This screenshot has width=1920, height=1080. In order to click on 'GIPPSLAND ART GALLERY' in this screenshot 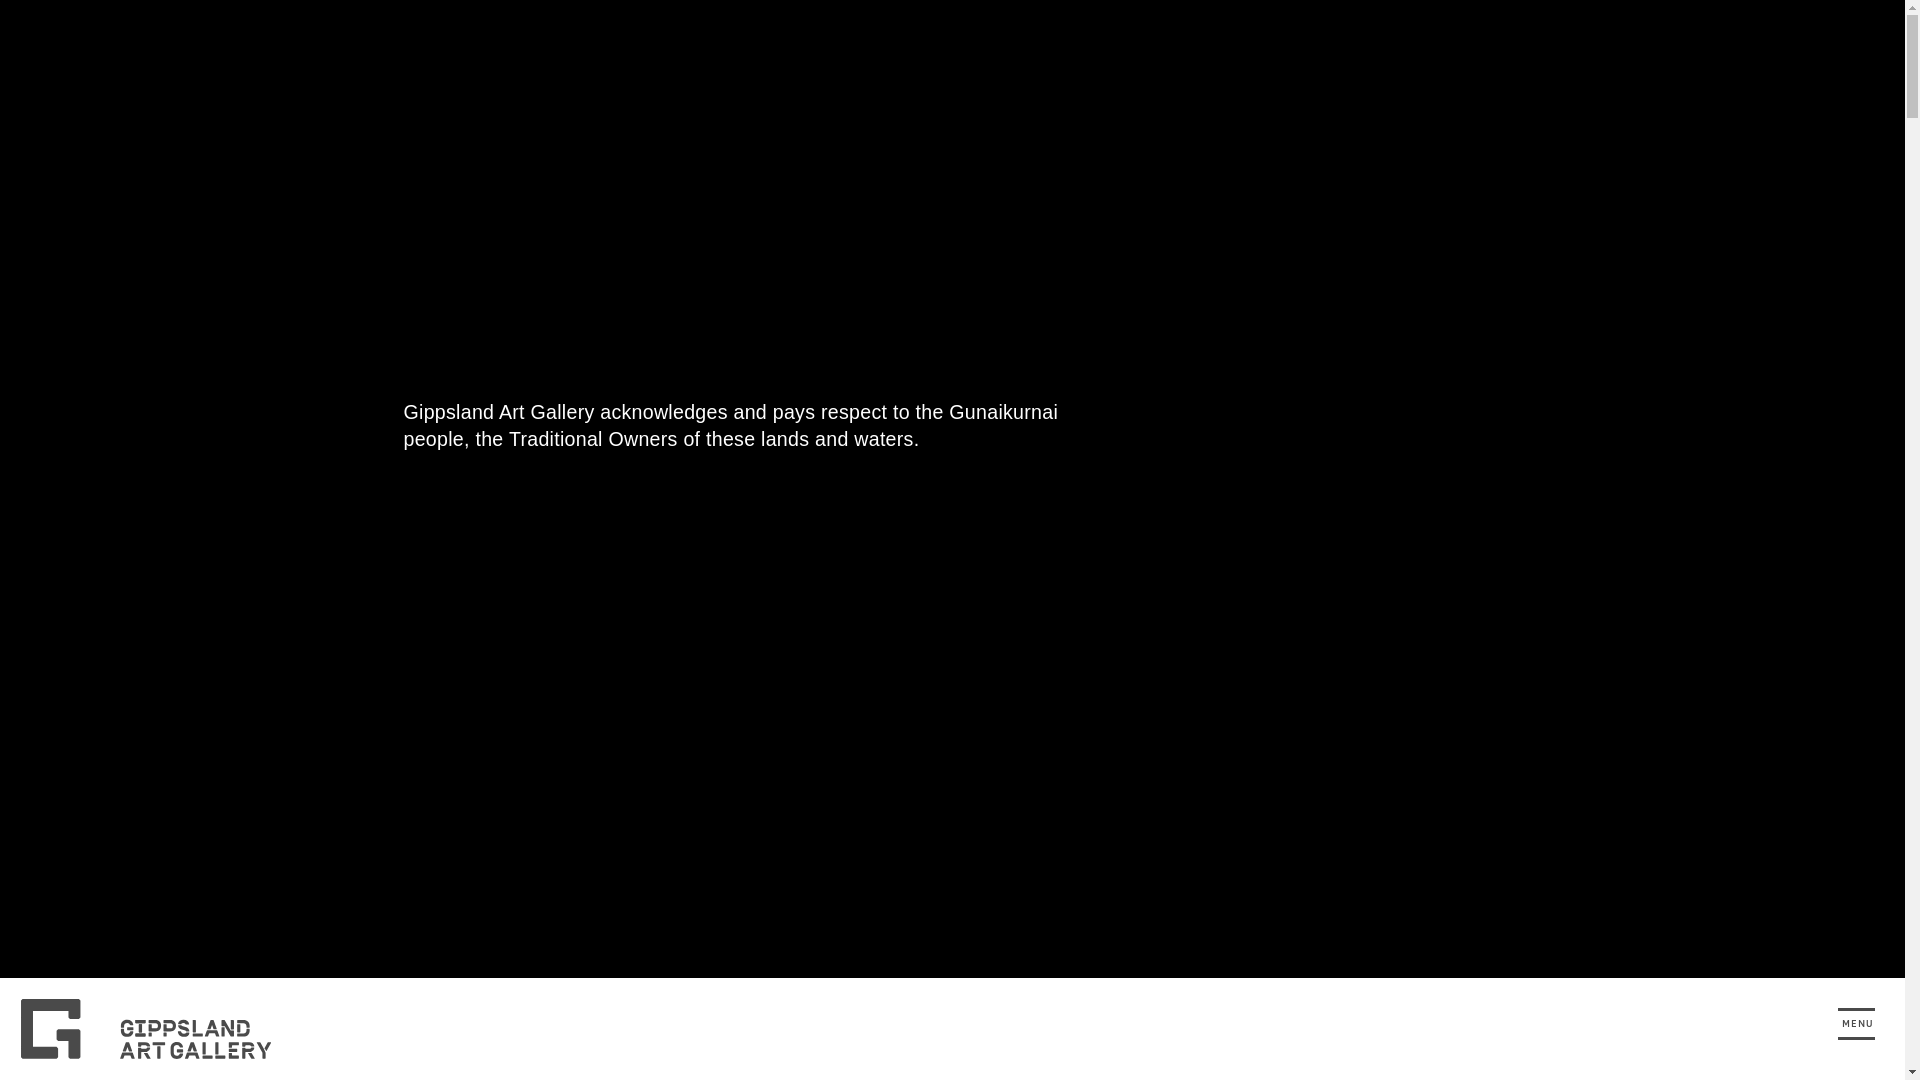, I will do `click(157, 1029)`.